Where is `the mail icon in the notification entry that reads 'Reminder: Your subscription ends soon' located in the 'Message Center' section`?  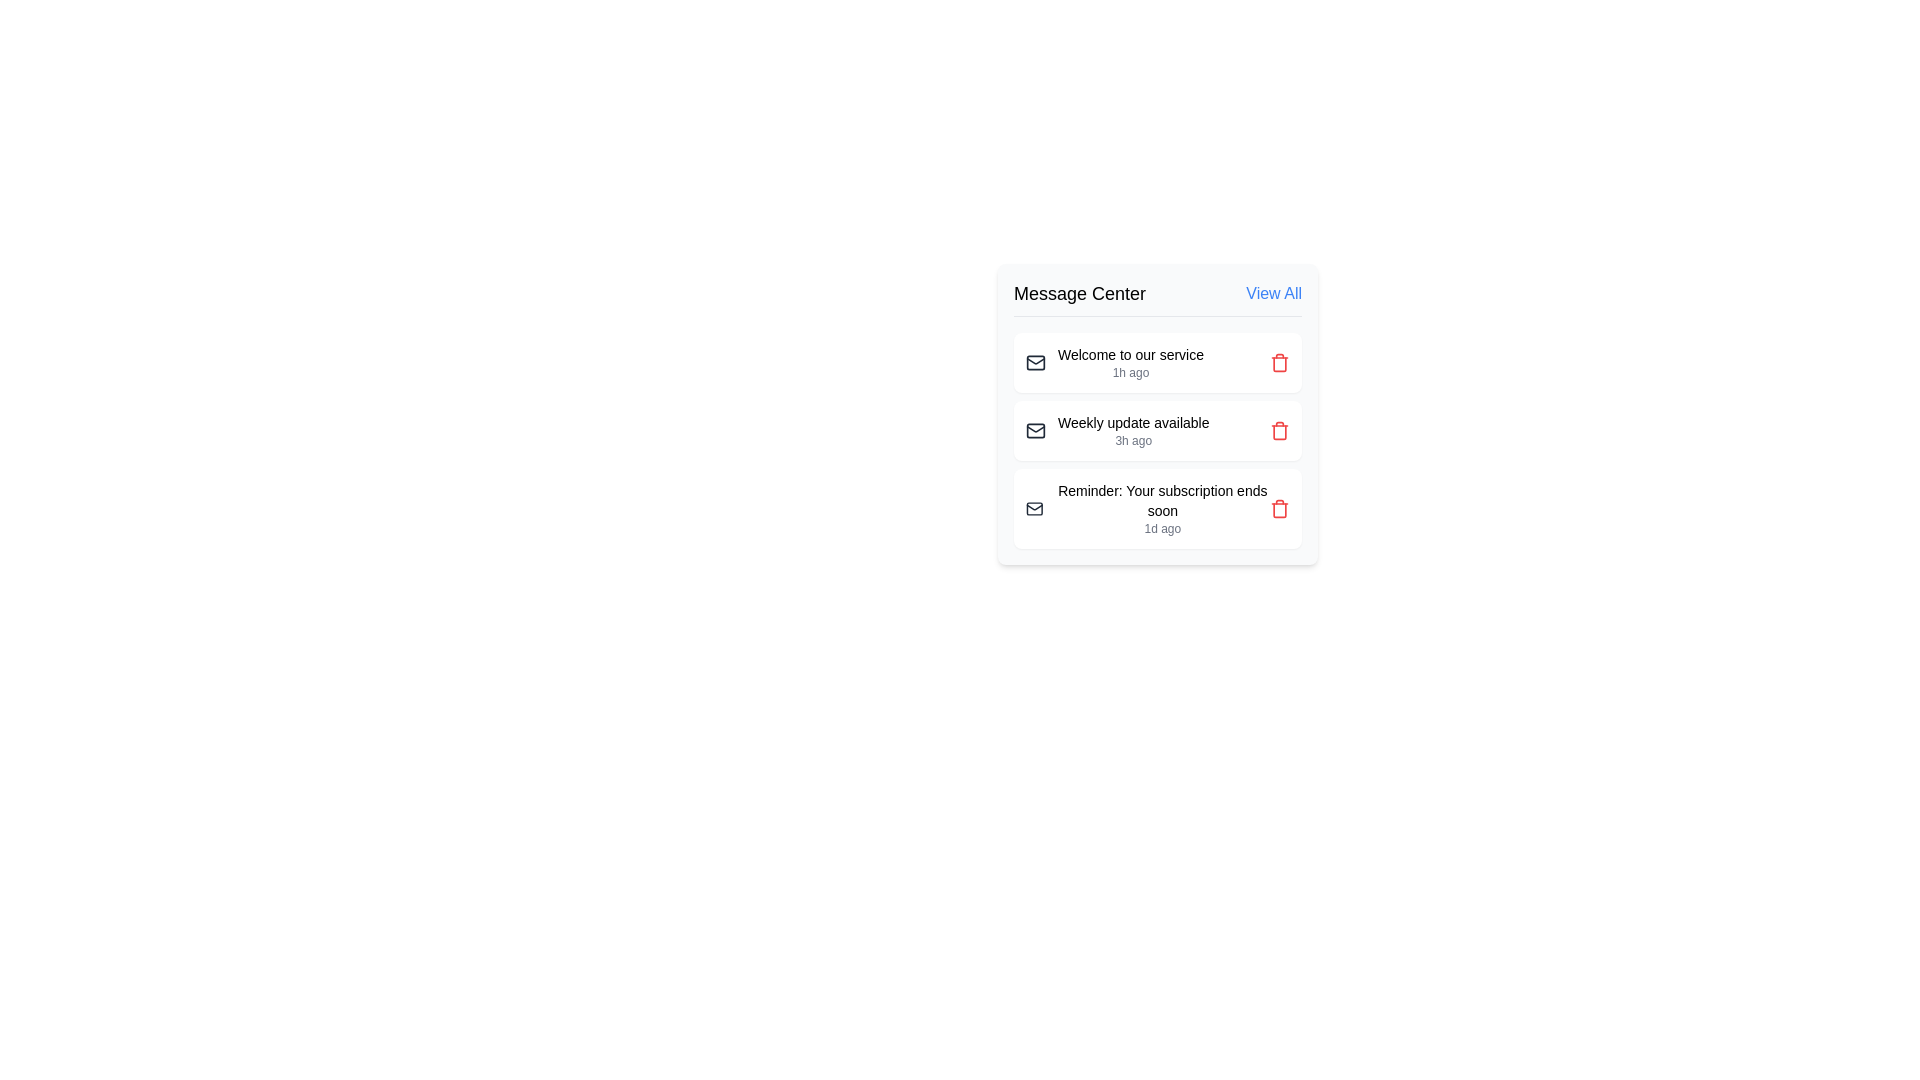
the mail icon in the notification entry that reads 'Reminder: Your subscription ends soon' located in the 'Message Center' section is located at coordinates (1147, 508).